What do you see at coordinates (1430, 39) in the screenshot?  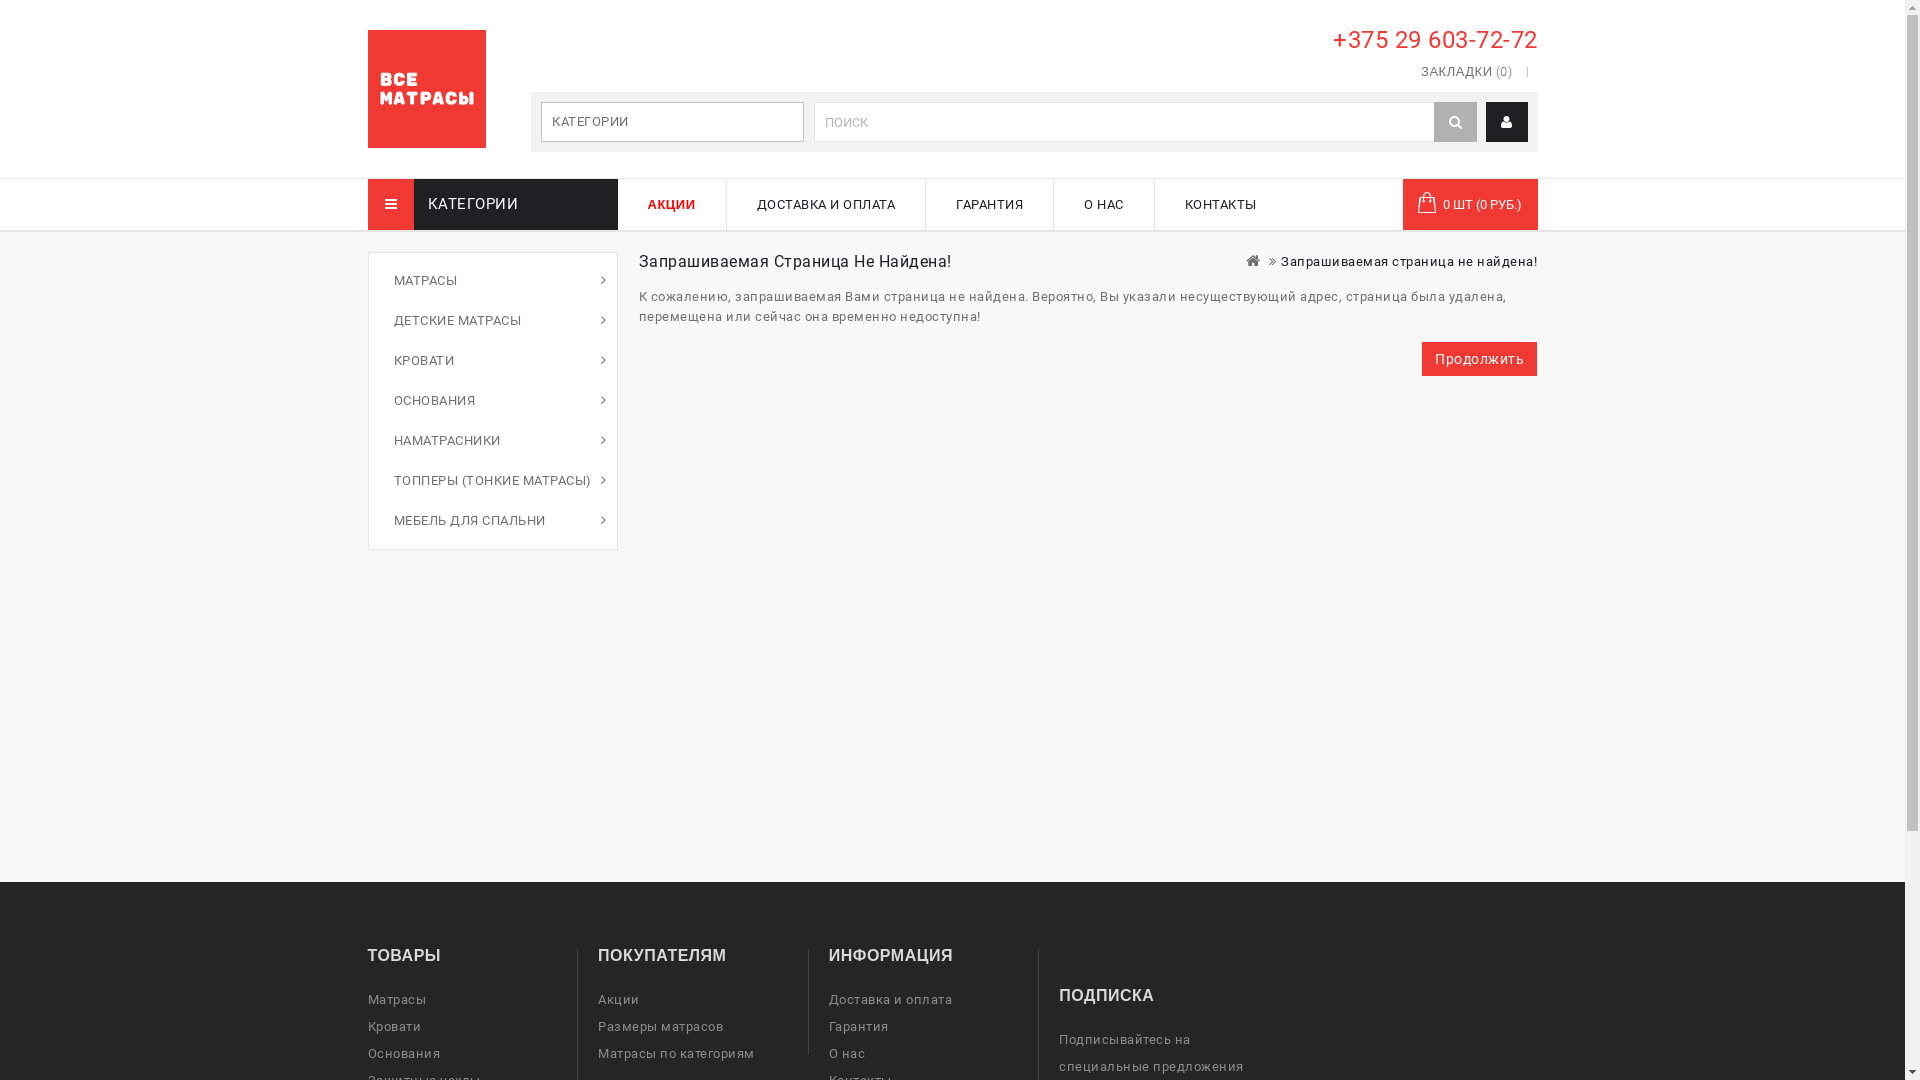 I see `'+375 29 603-72-72'` at bounding box center [1430, 39].